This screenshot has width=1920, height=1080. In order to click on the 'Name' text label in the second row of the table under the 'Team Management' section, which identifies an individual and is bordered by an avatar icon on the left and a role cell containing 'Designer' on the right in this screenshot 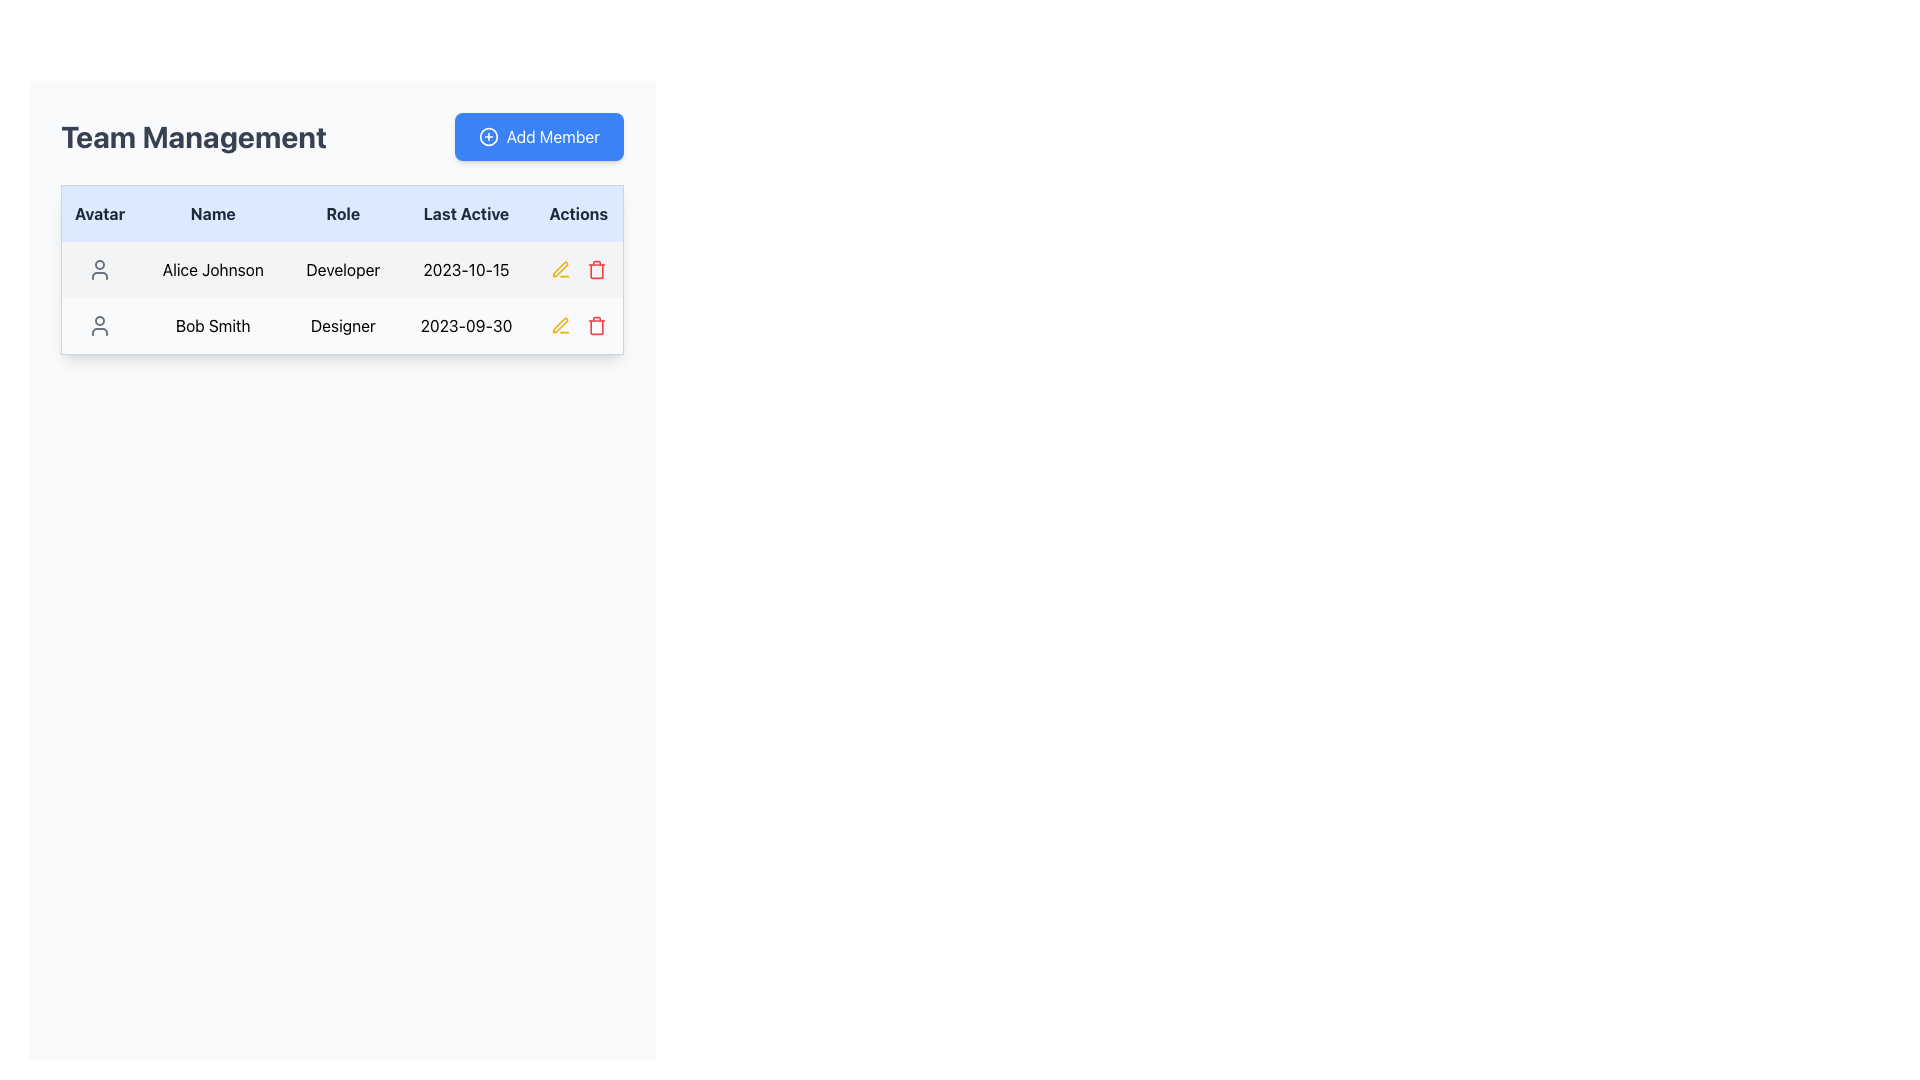, I will do `click(213, 325)`.